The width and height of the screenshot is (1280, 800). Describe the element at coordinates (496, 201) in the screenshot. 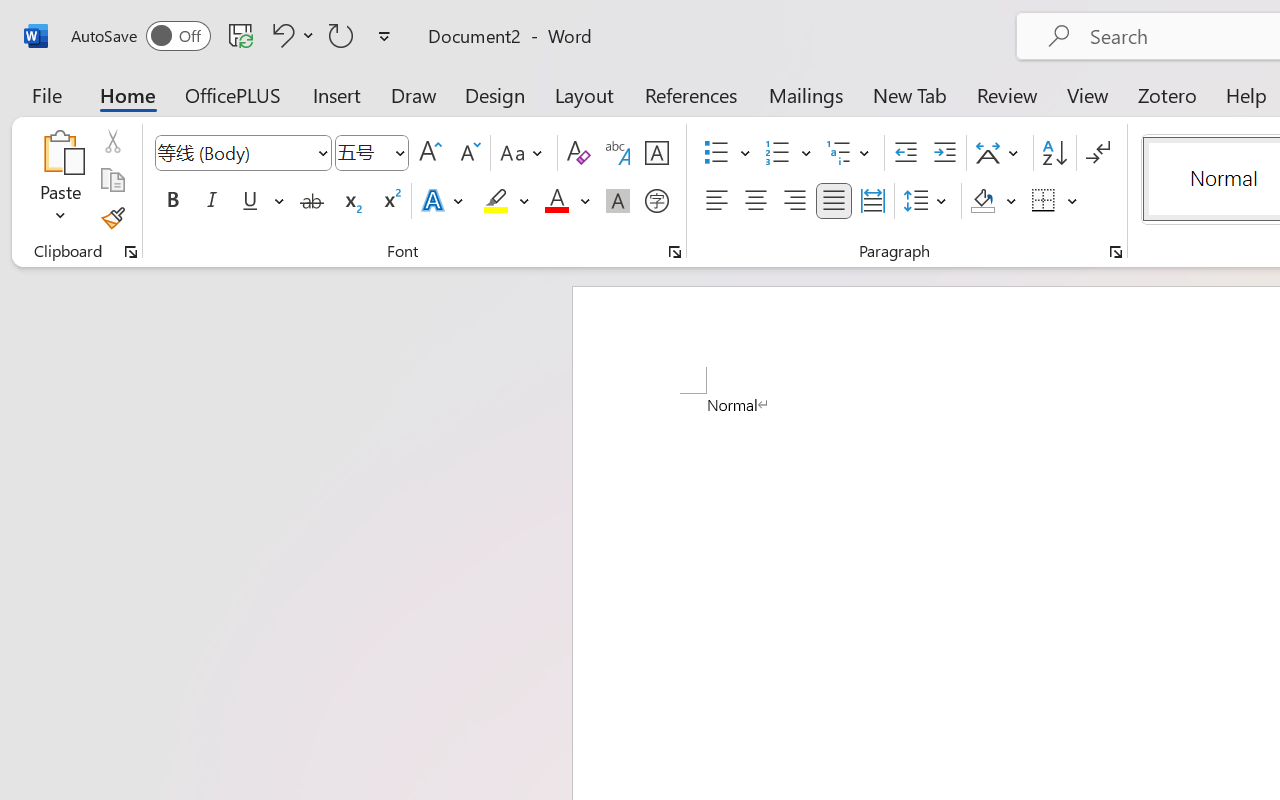

I see `'Text Highlight Color Yellow'` at that location.